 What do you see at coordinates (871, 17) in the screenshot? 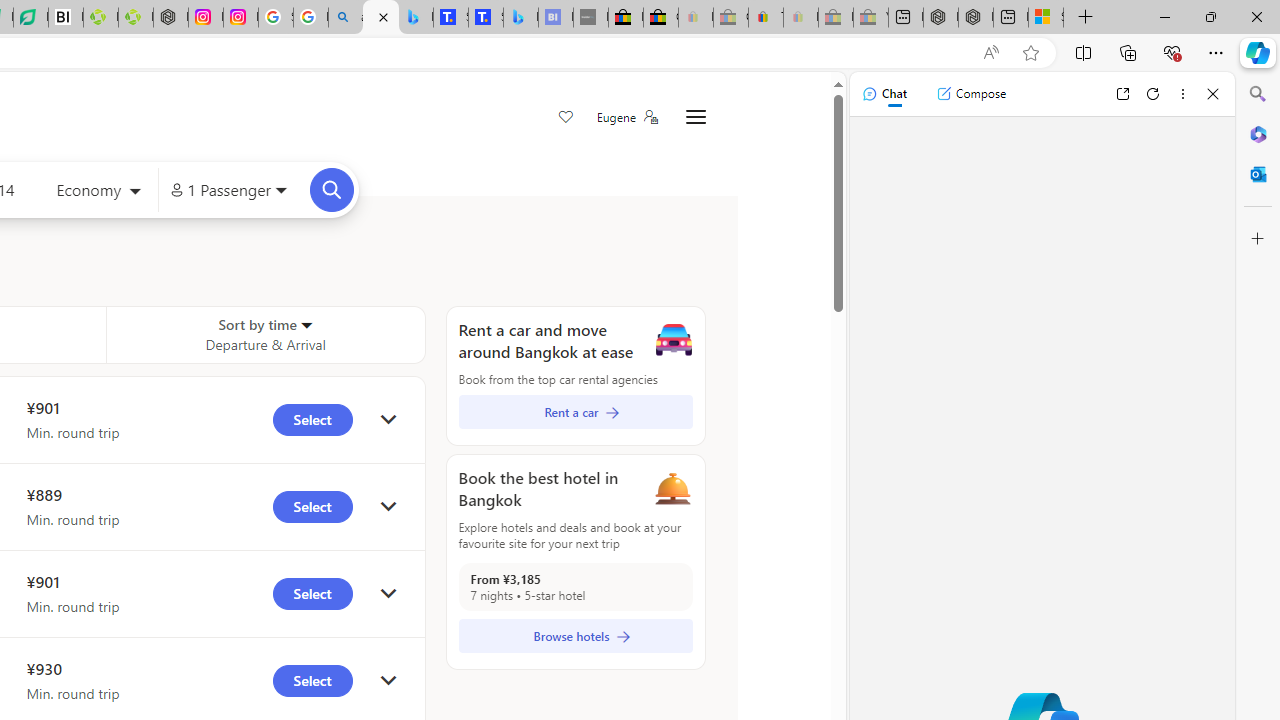
I see `'Yard, Garden & Outdoor Living - Sleeping'` at bounding box center [871, 17].